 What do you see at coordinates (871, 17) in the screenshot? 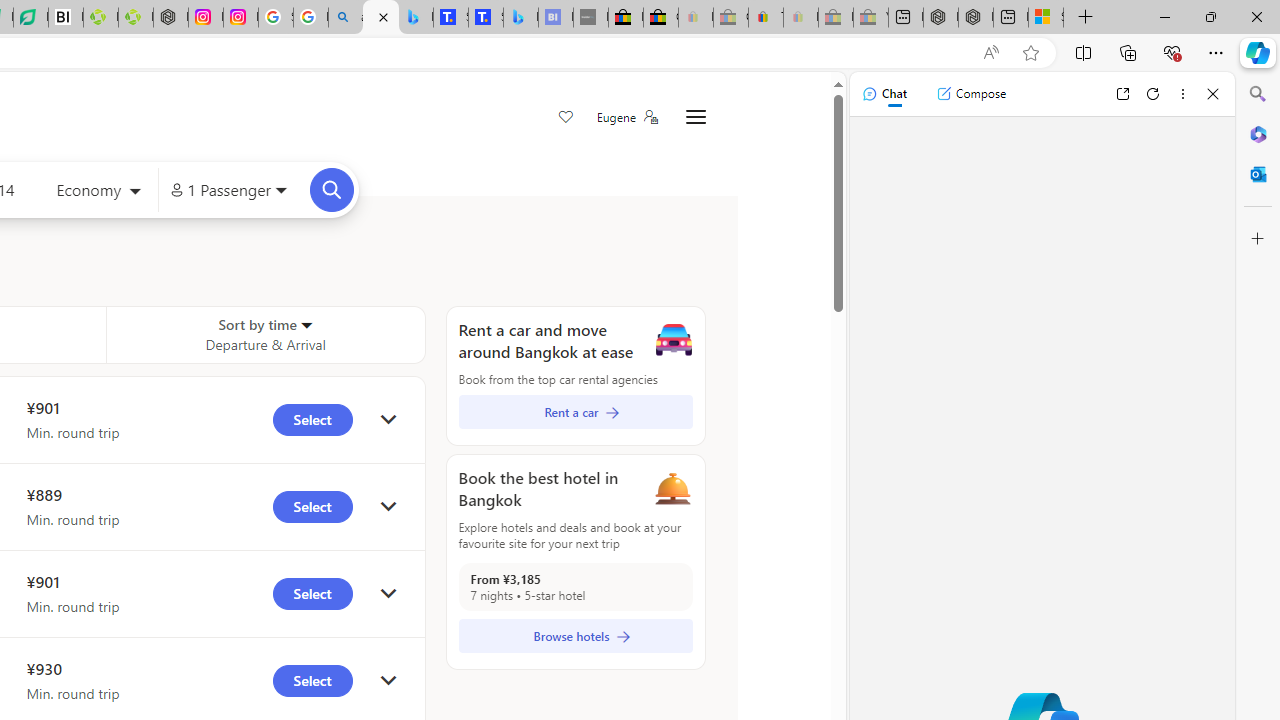
I see `'Yard, Garden & Outdoor Living - Sleeping'` at bounding box center [871, 17].